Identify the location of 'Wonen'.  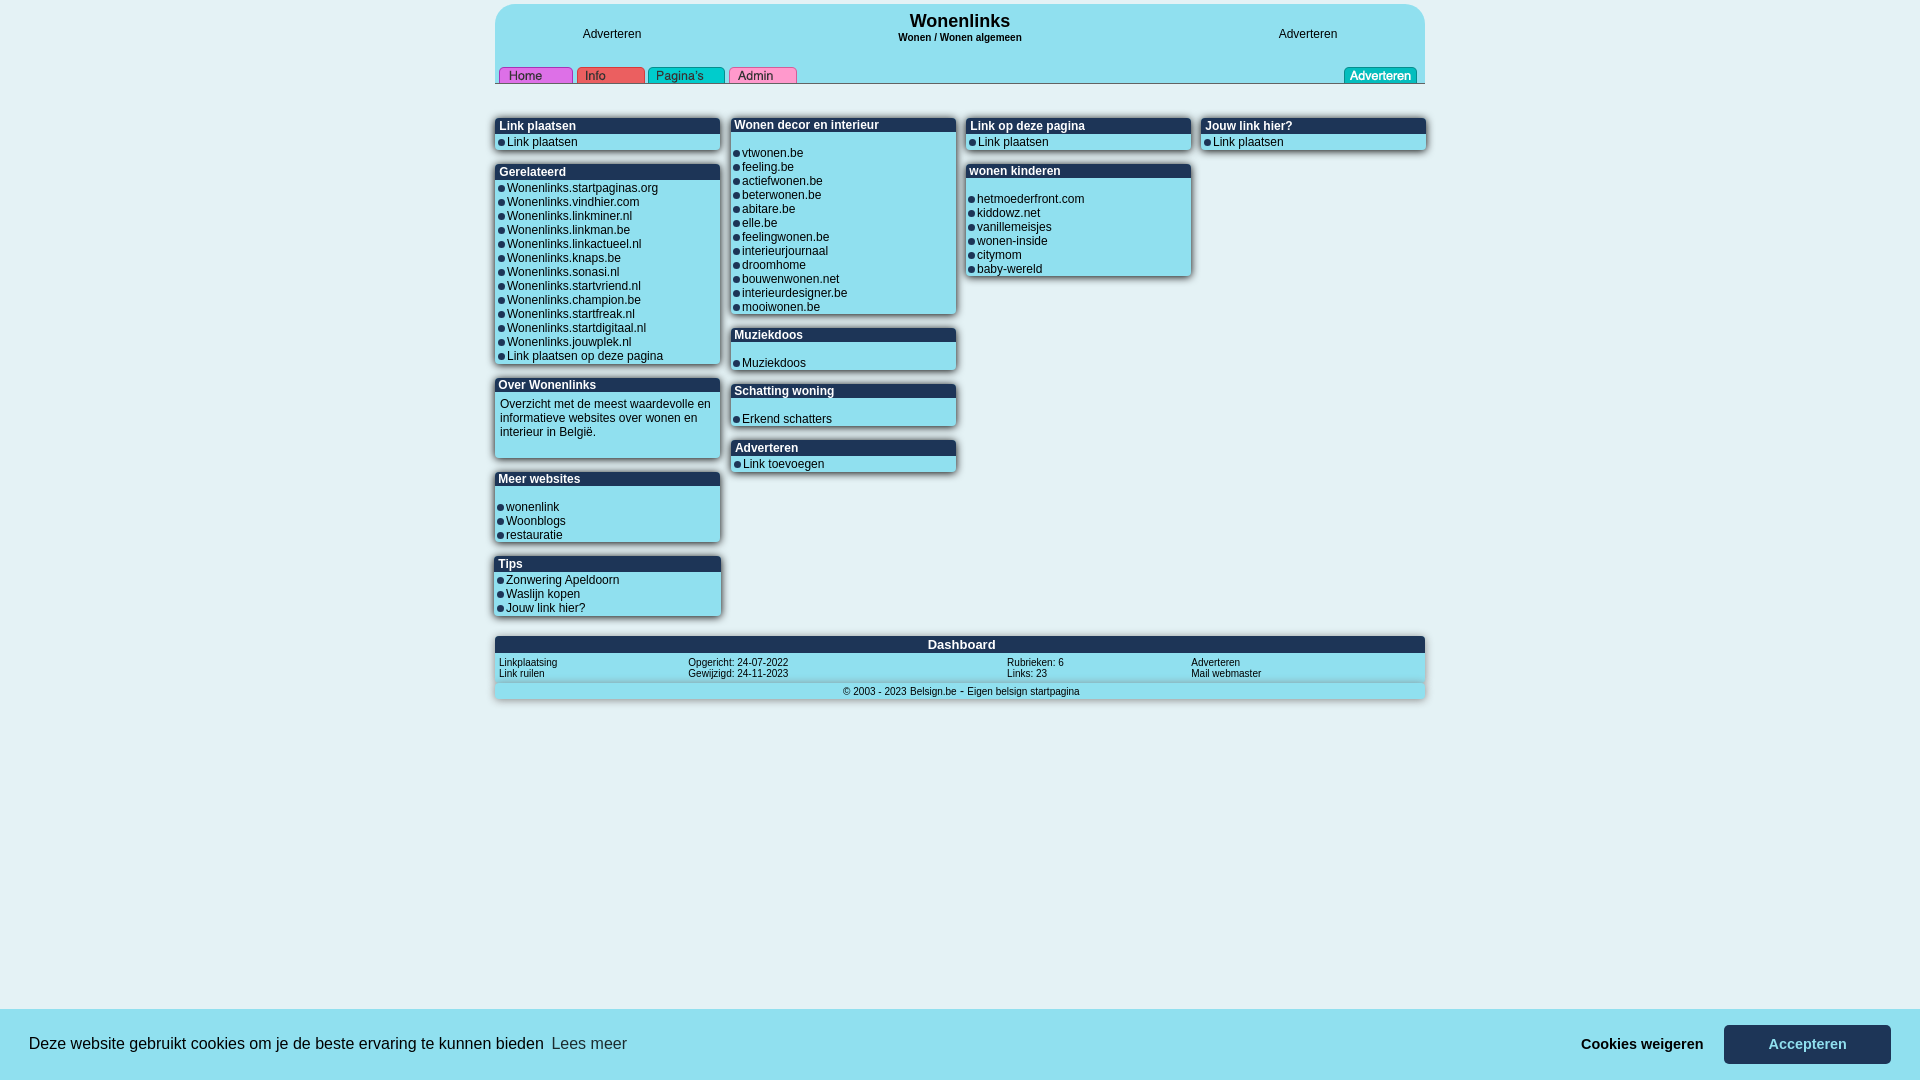
(896, 34).